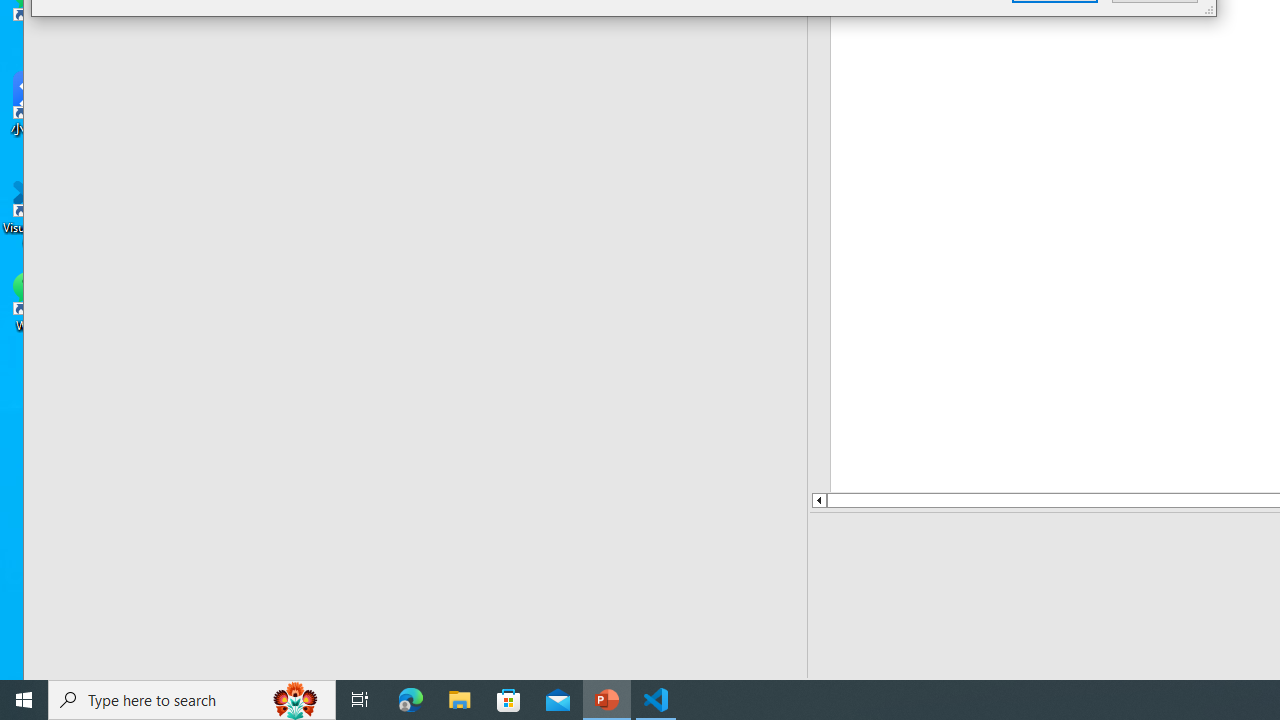 This screenshot has width=1280, height=720. What do you see at coordinates (410, 698) in the screenshot?
I see `'Microsoft Edge'` at bounding box center [410, 698].